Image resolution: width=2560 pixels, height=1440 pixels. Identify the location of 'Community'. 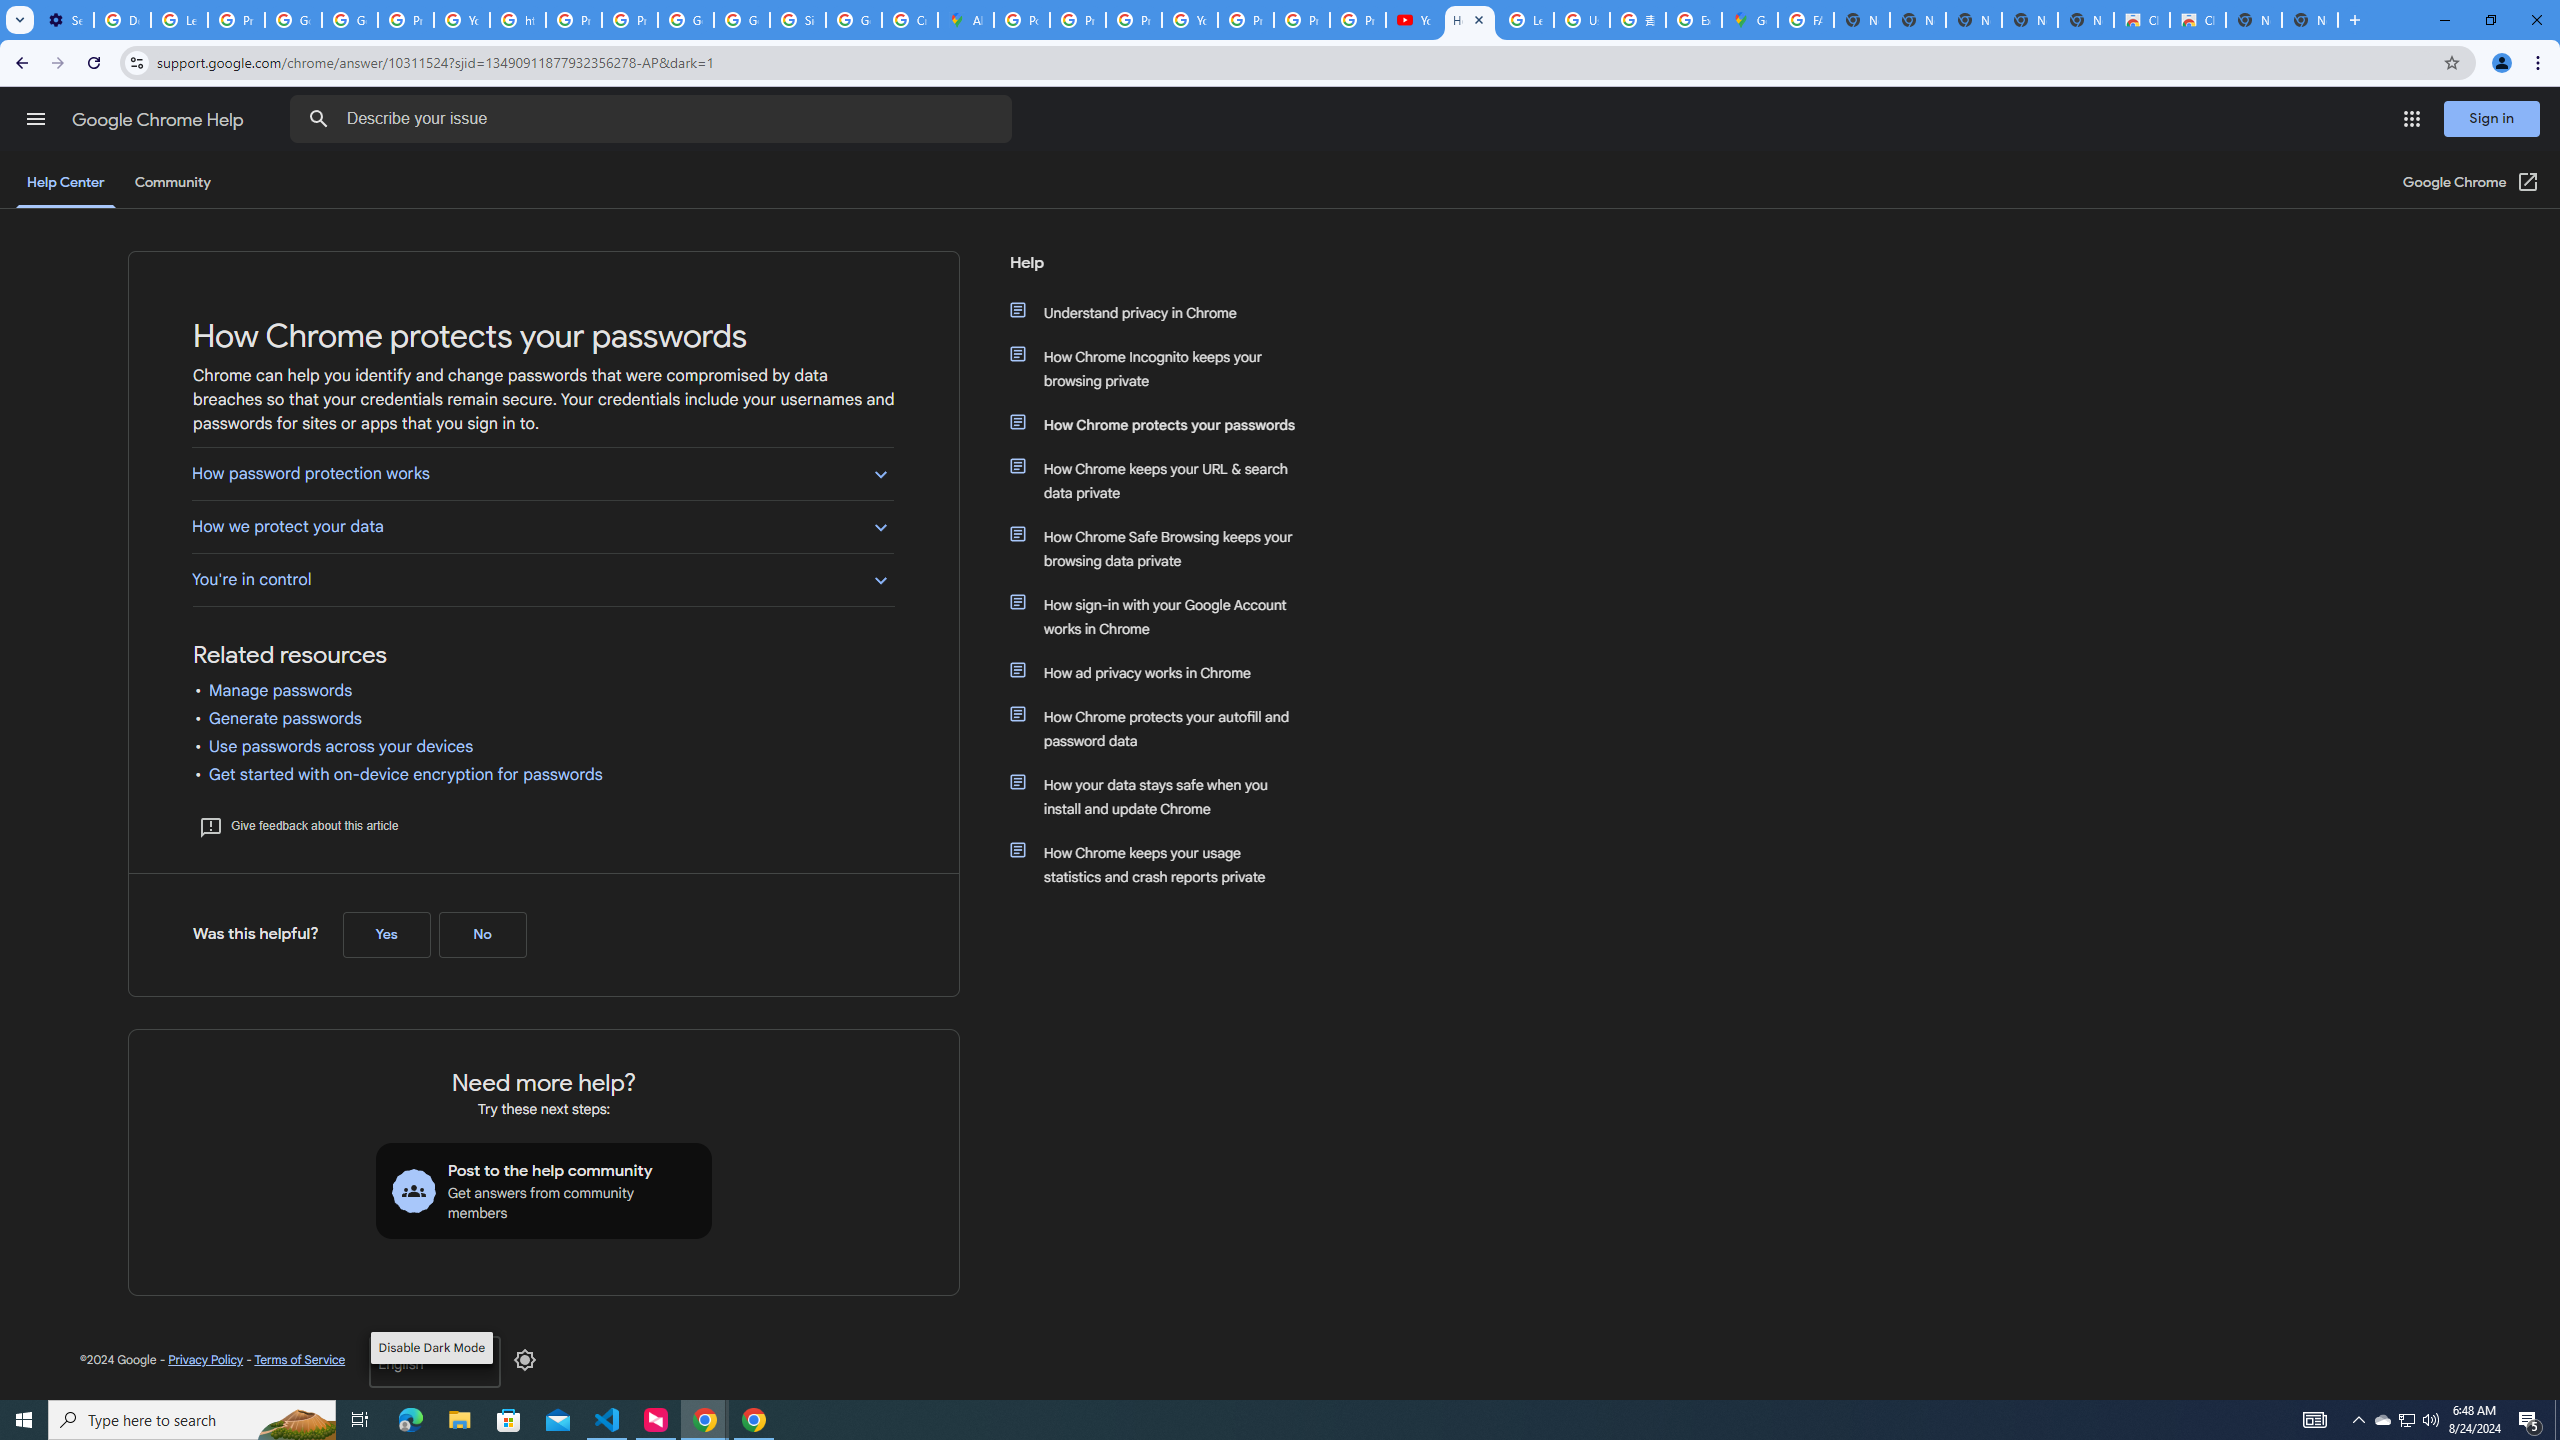
(171, 181).